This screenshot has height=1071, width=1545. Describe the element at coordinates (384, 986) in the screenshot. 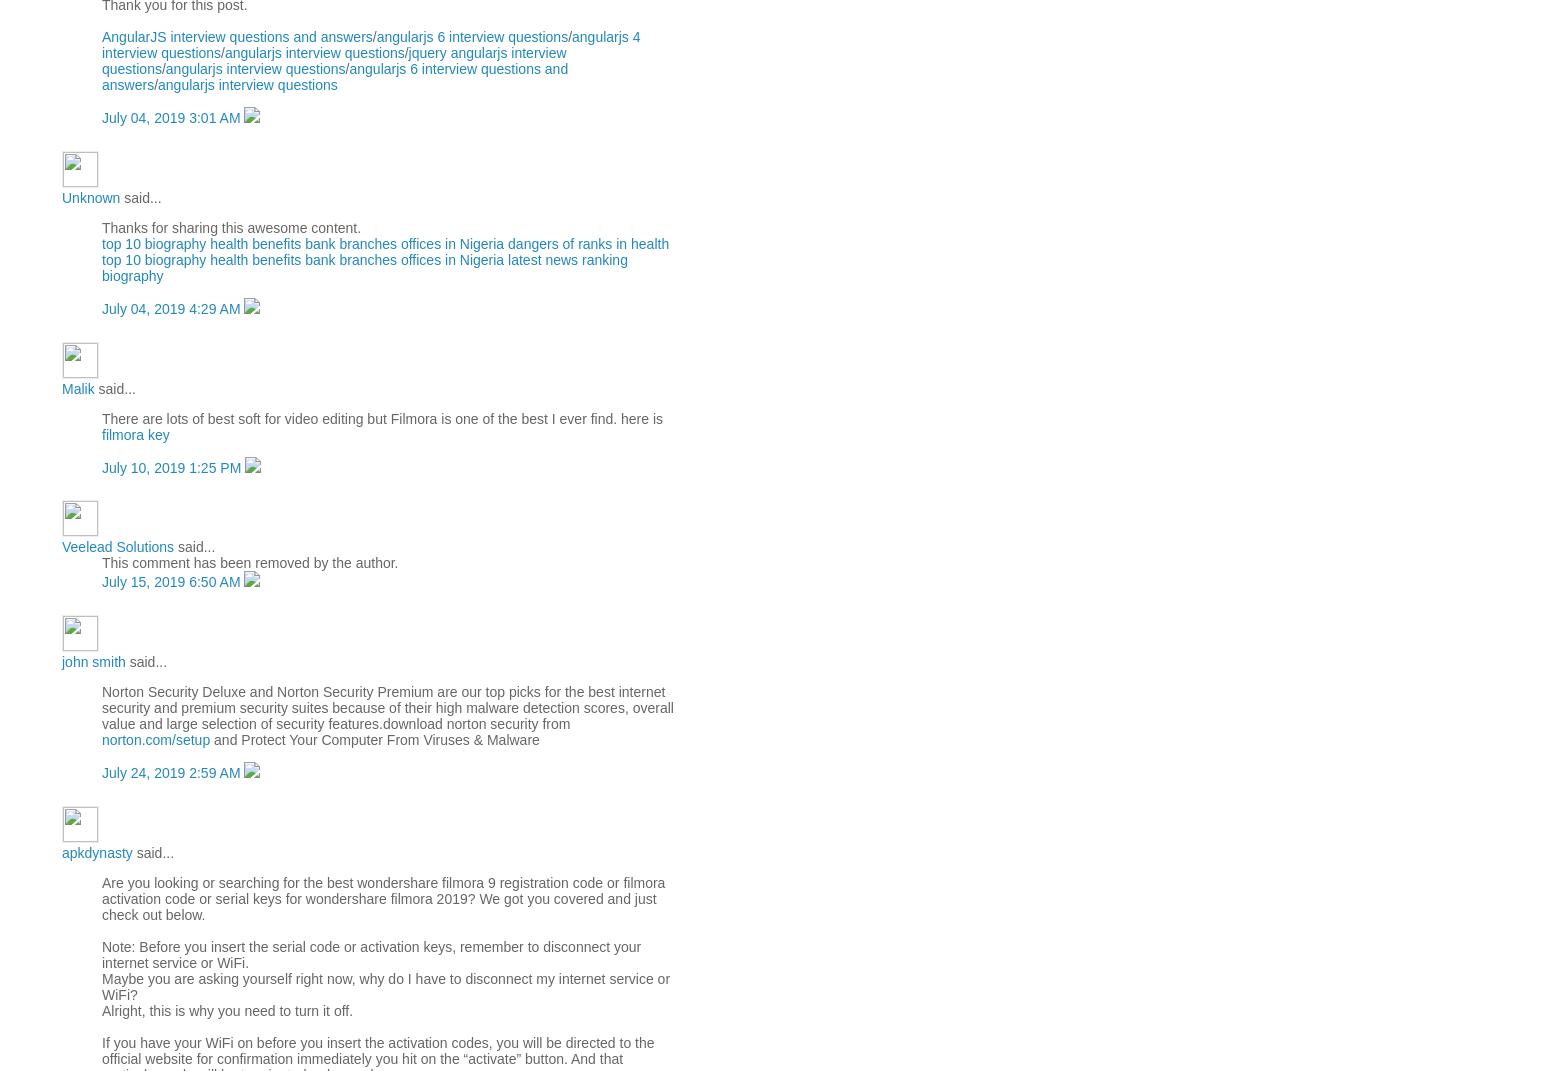

I see `'Maybe you are asking yourself right now, why do I have to disconnect my internet service or WiFi?'` at that location.